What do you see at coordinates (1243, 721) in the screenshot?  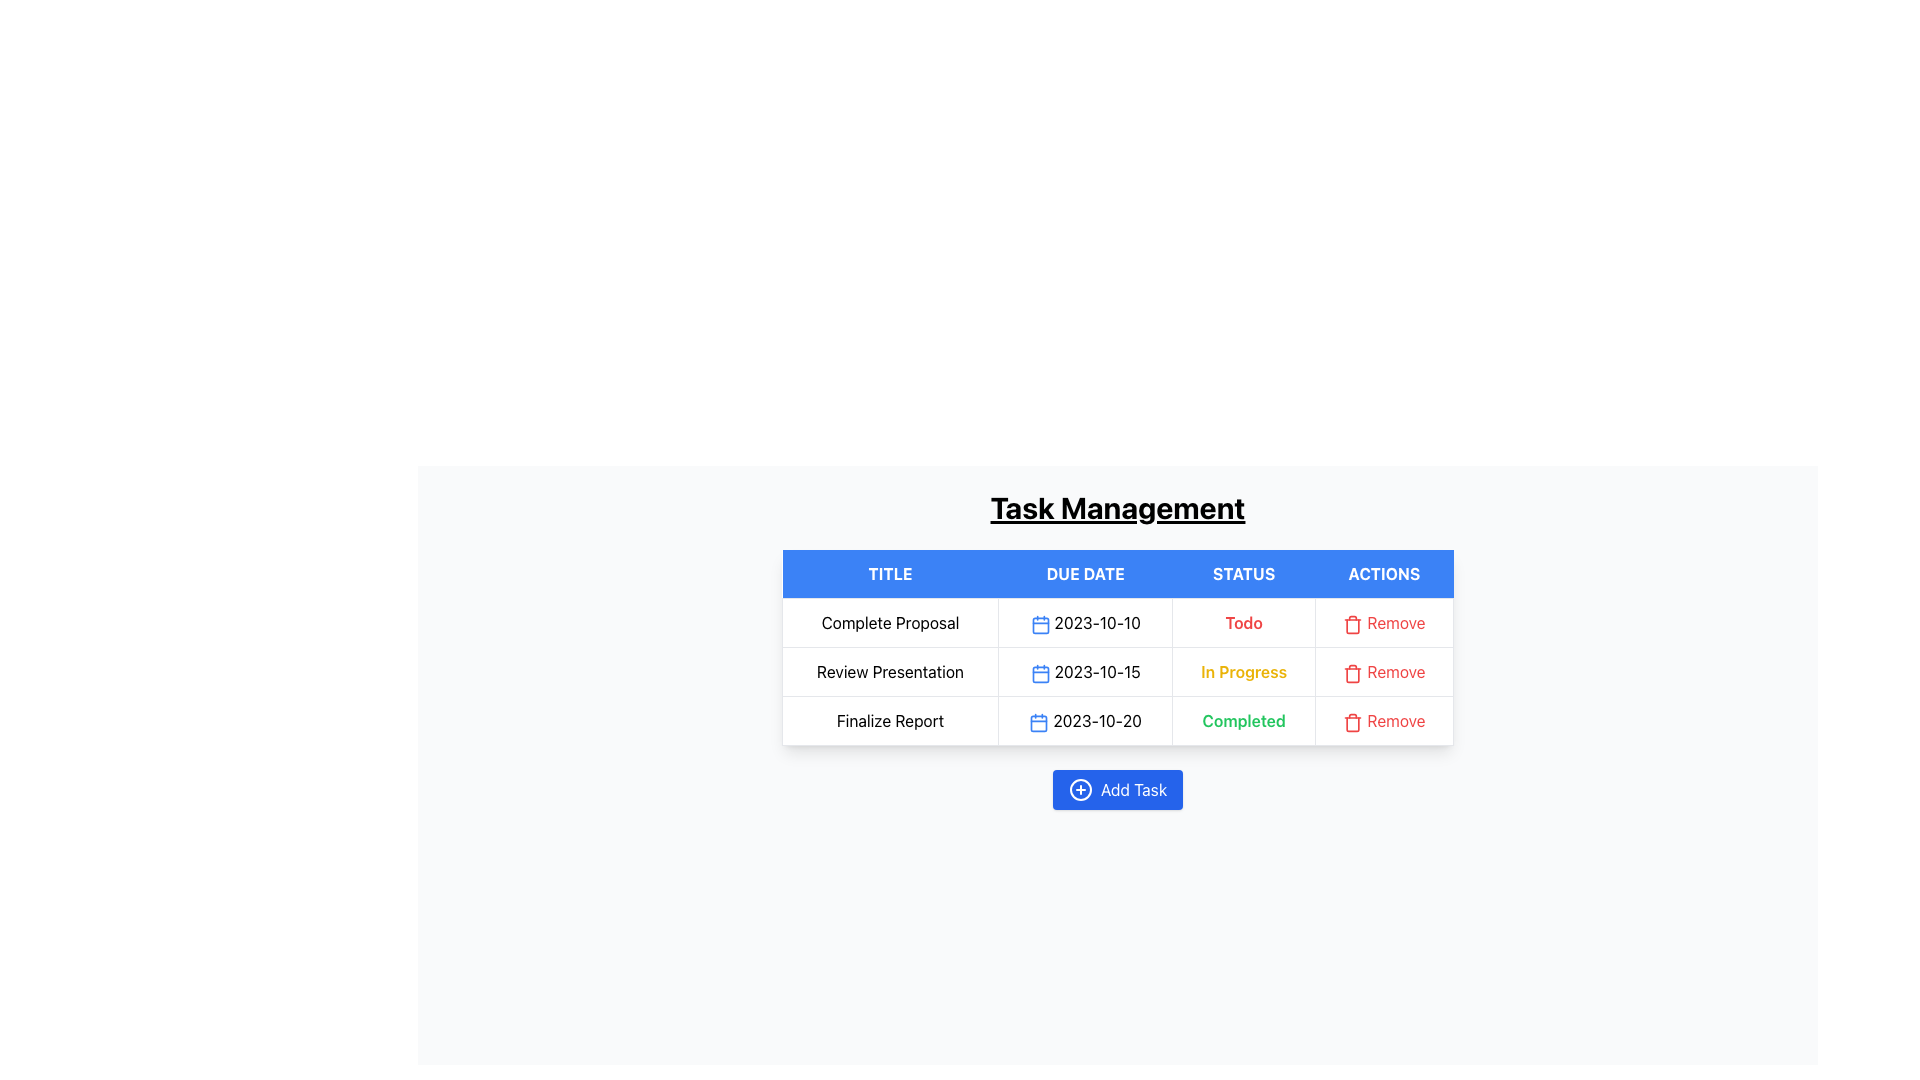 I see `the green text label displaying 'Completed' located in the third row under the 'STATUS' column next to the 'Remove' button` at bounding box center [1243, 721].